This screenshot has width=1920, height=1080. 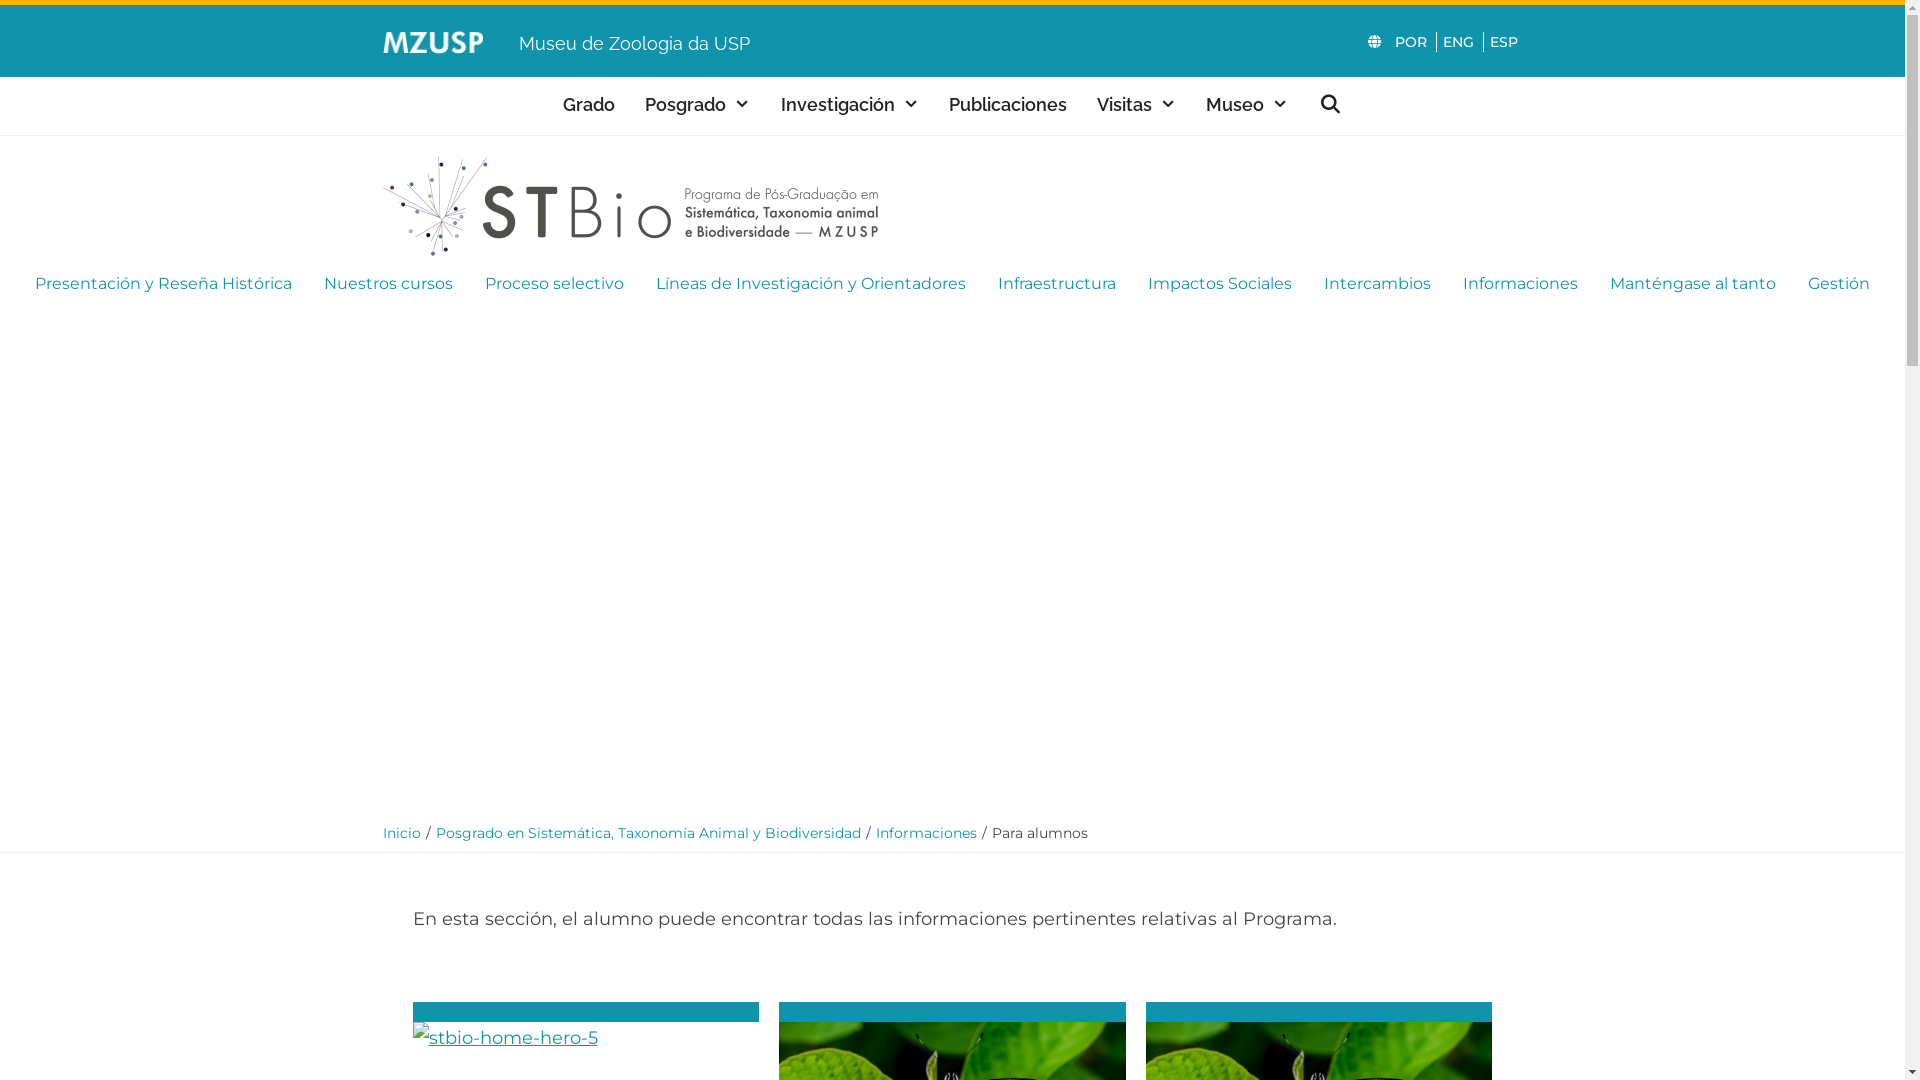 What do you see at coordinates (1409, 42) in the screenshot?
I see `'POR'` at bounding box center [1409, 42].